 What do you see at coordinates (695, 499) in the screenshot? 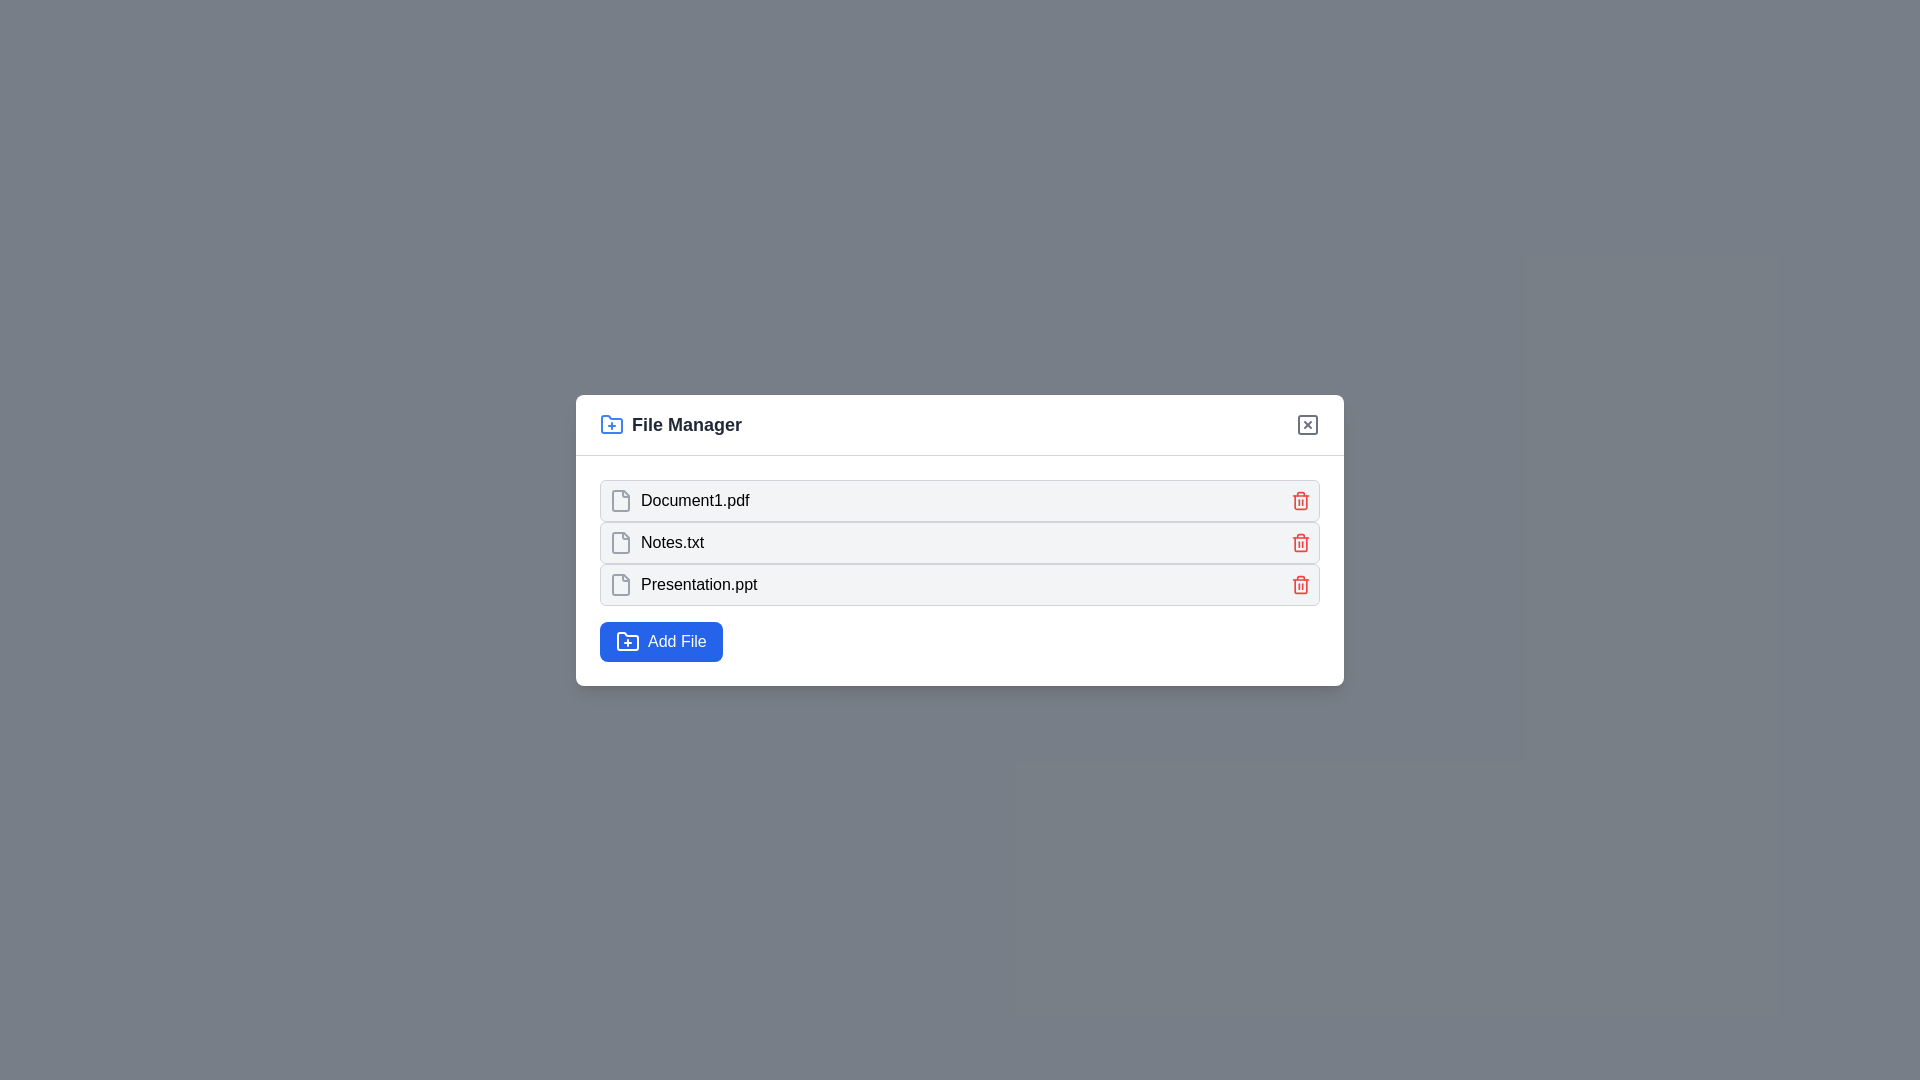
I see `on the file name display text label located in the 'File Manager' window, which is positioned above 'Notes.txt' and below the title 'File Manager'` at bounding box center [695, 499].